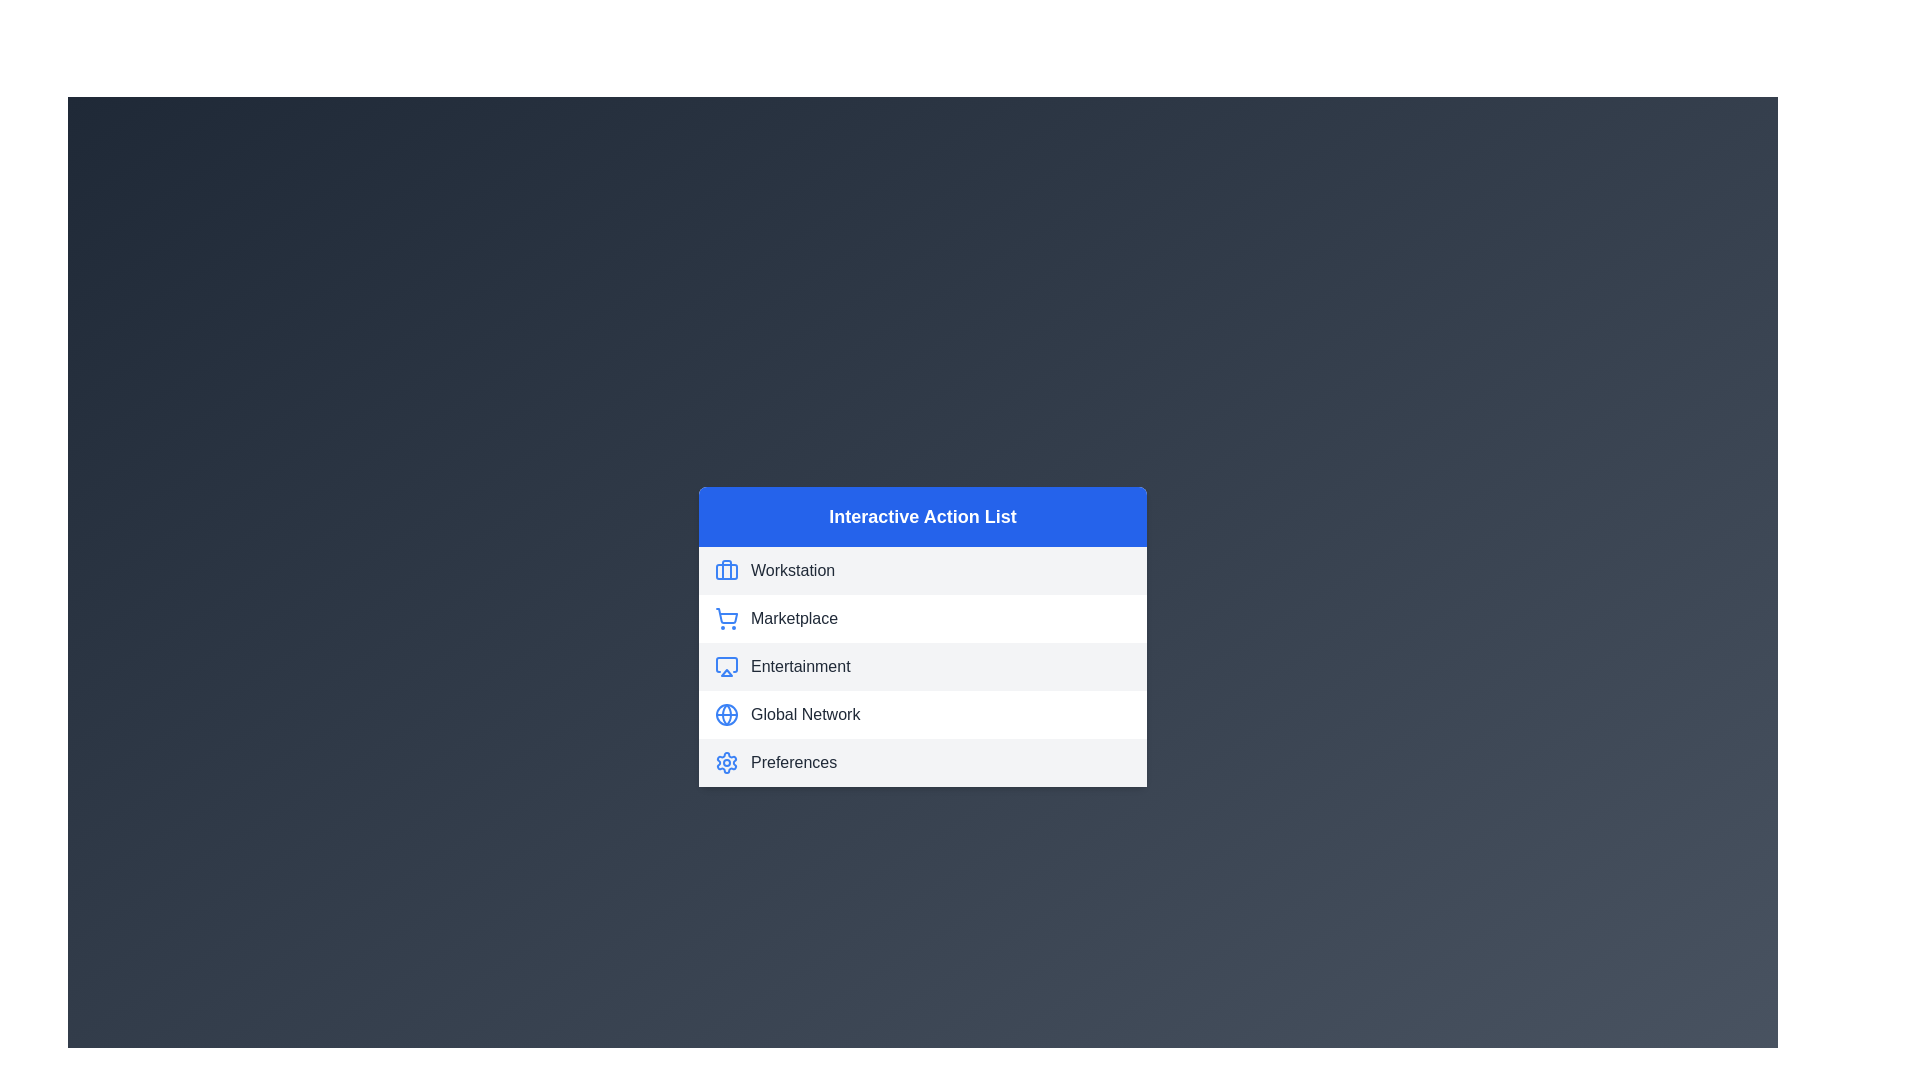  What do you see at coordinates (725, 617) in the screenshot?
I see `the first icon on the second row of the 'Interactive Action List' that is vertically aligned with the 'Marketplace' text` at bounding box center [725, 617].